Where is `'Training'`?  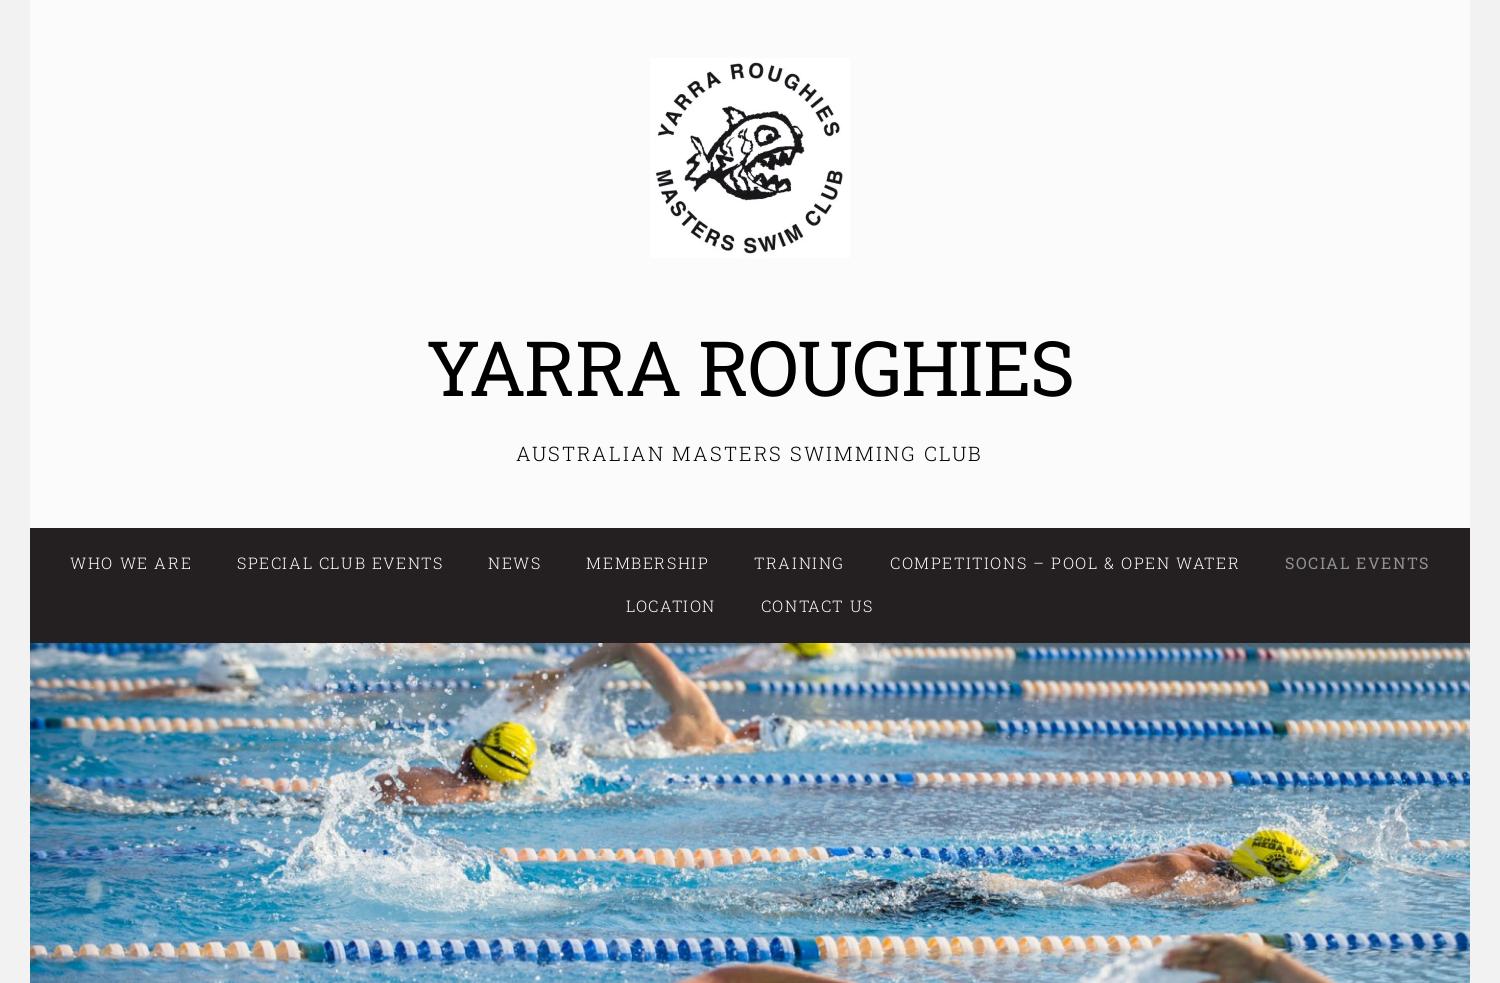 'Training' is located at coordinates (754, 562).